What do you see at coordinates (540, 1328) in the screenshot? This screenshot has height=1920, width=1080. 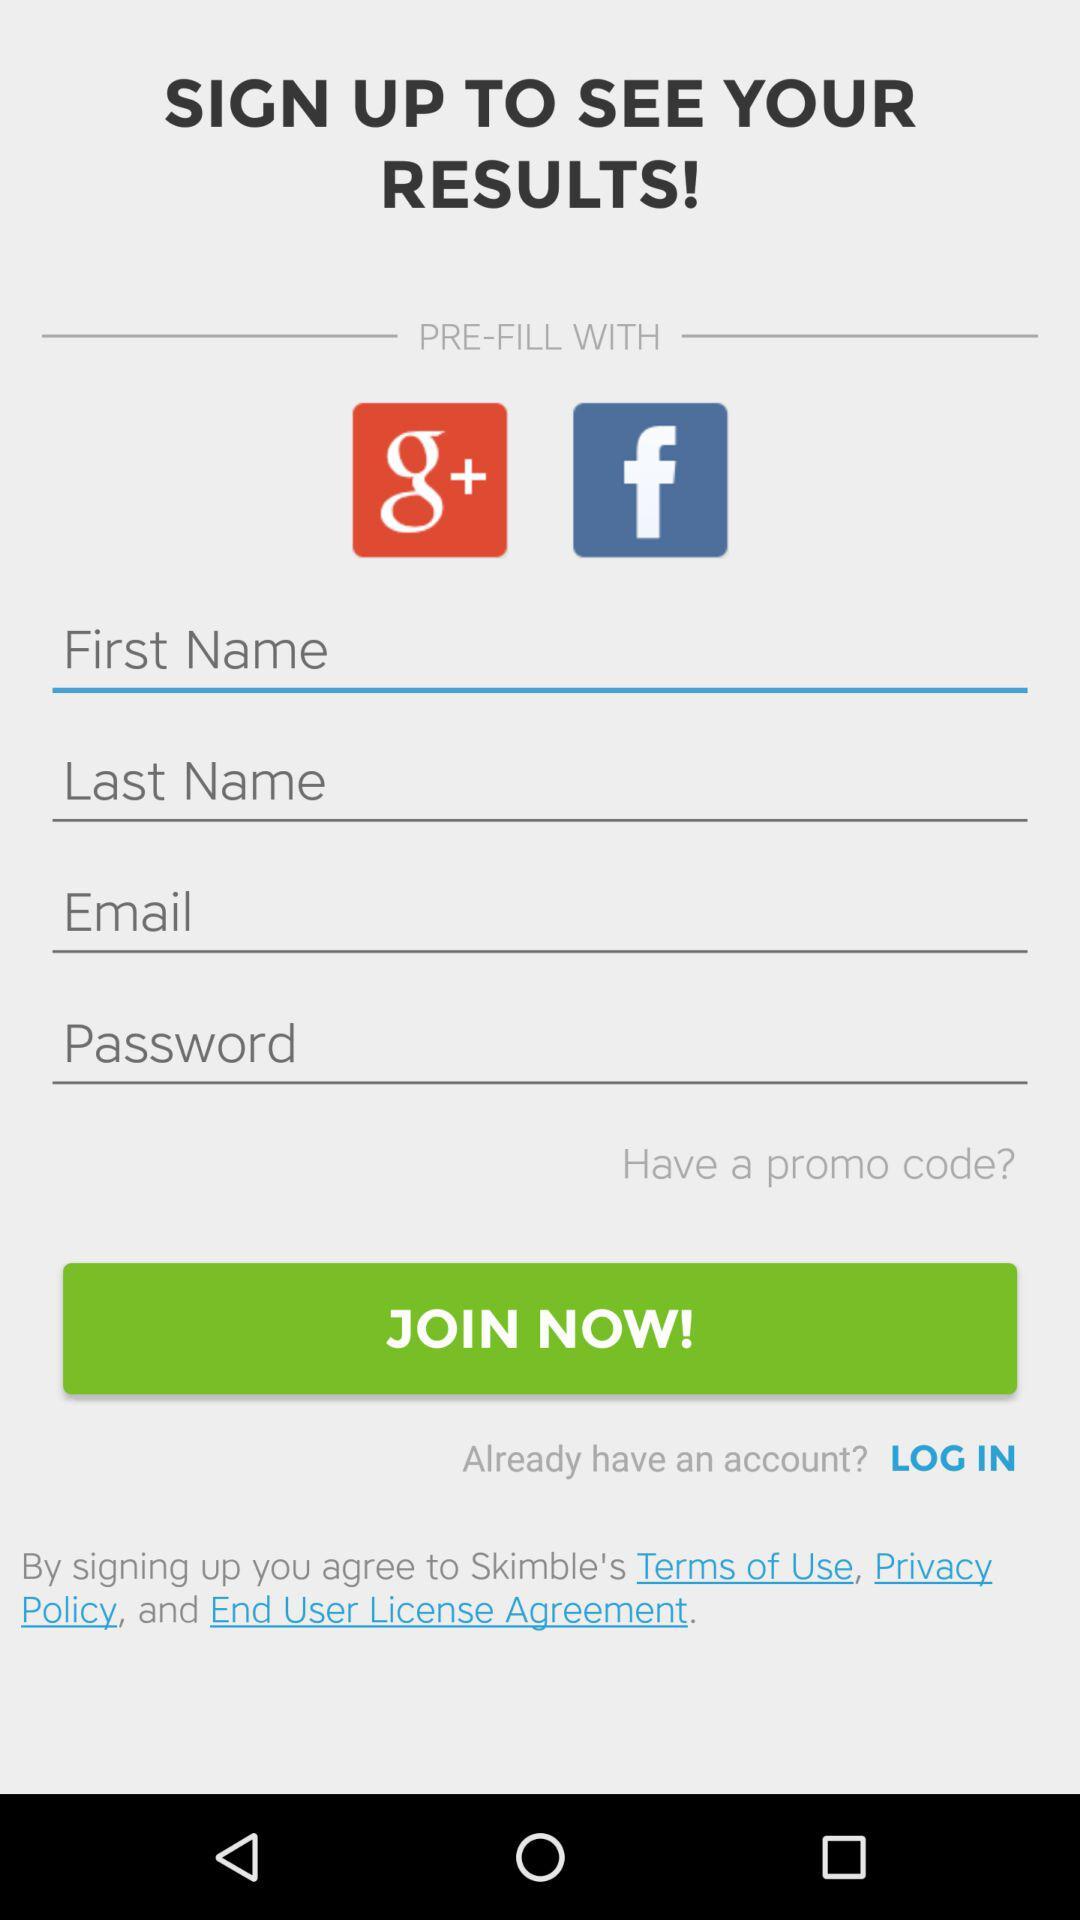 I see `the join now!` at bounding box center [540, 1328].